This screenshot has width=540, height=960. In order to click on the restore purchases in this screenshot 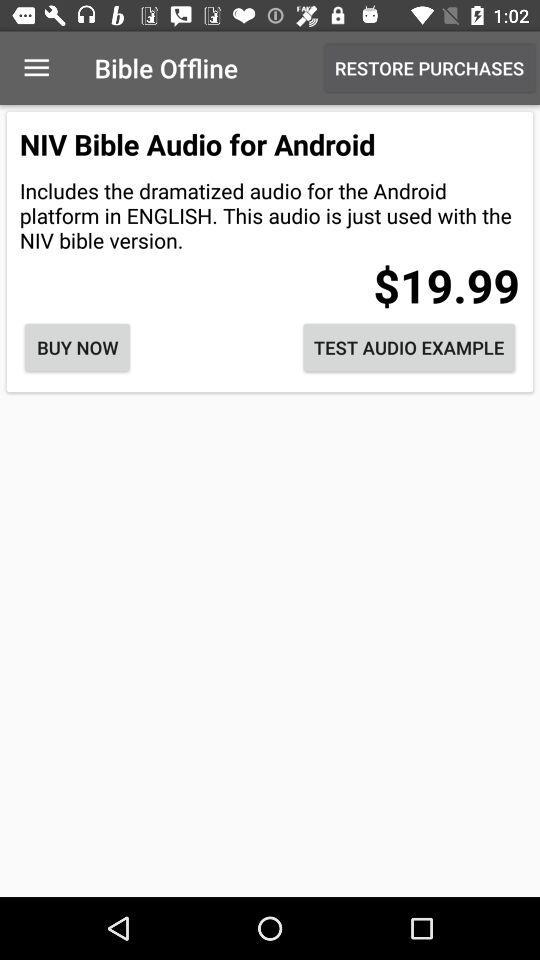, I will do `click(428, 68)`.